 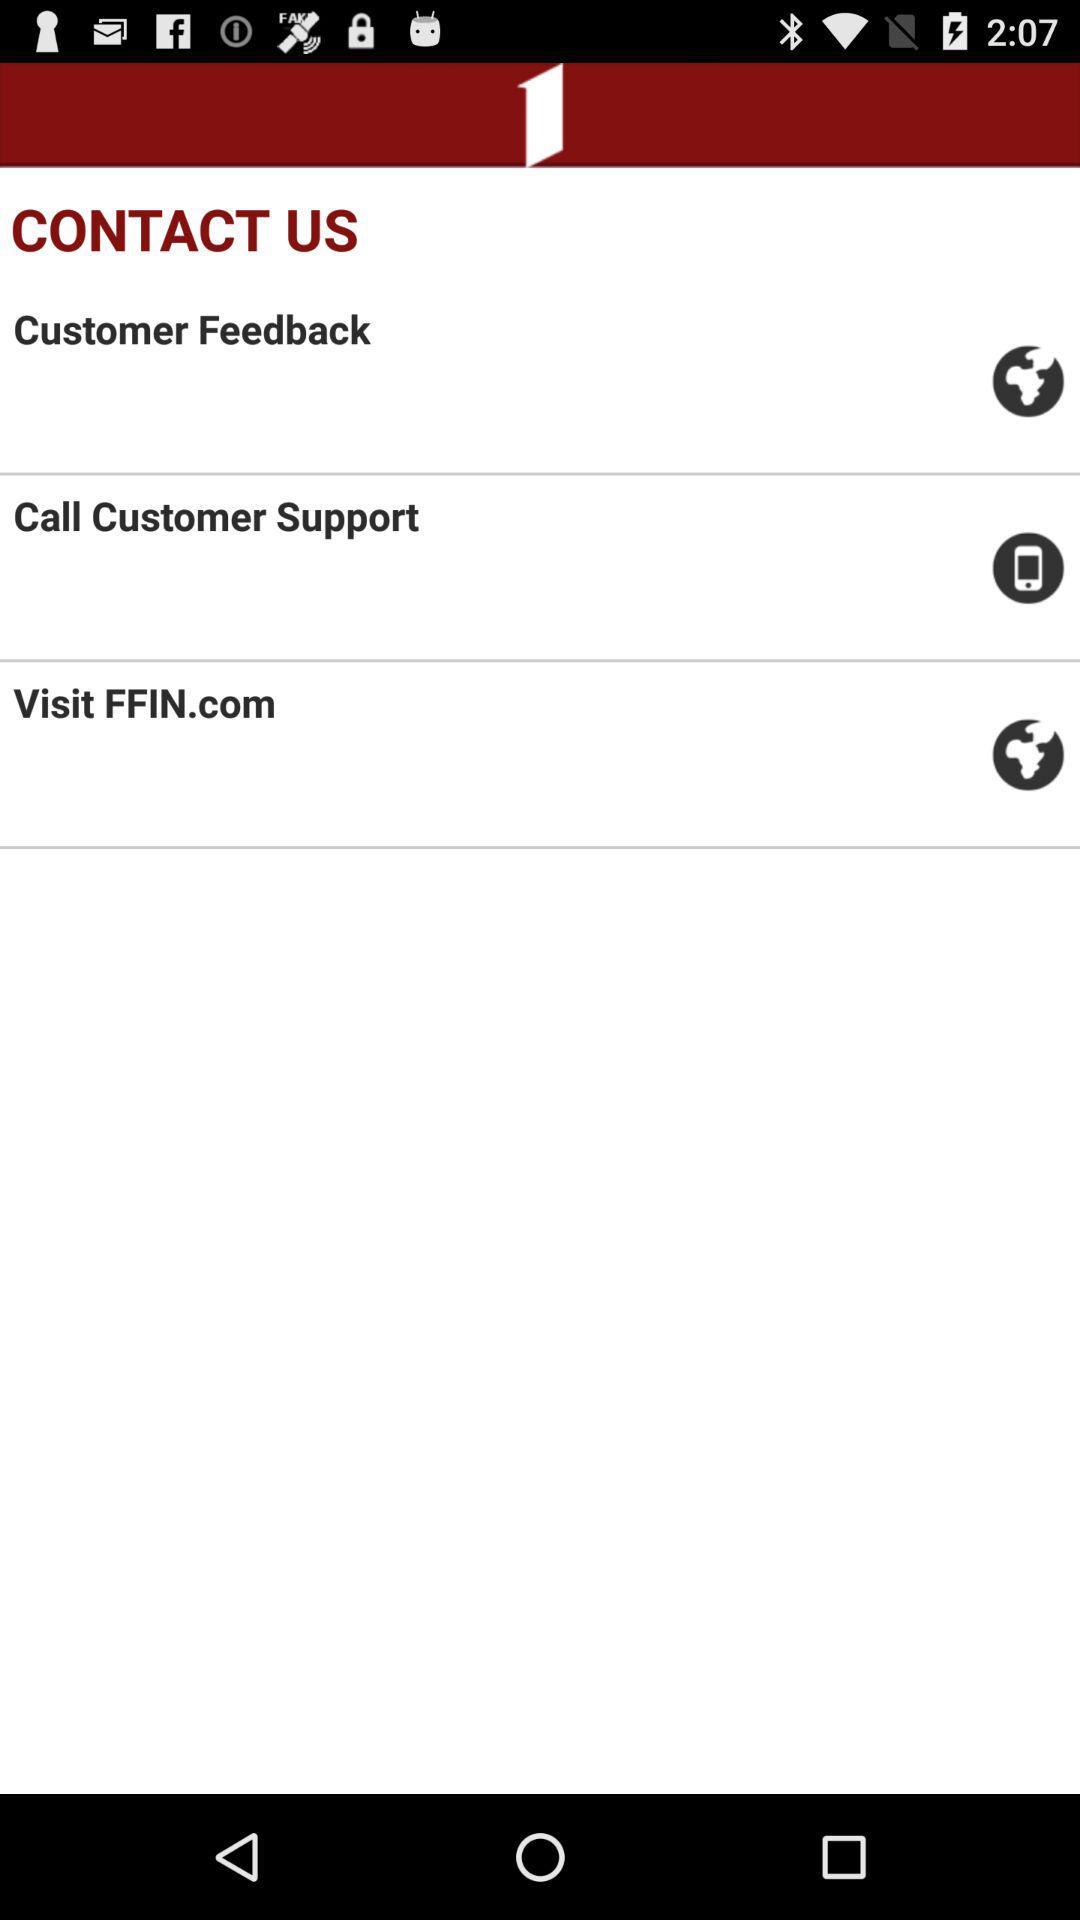 I want to click on visit ffin.com on the left, so click(x=143, y=702).